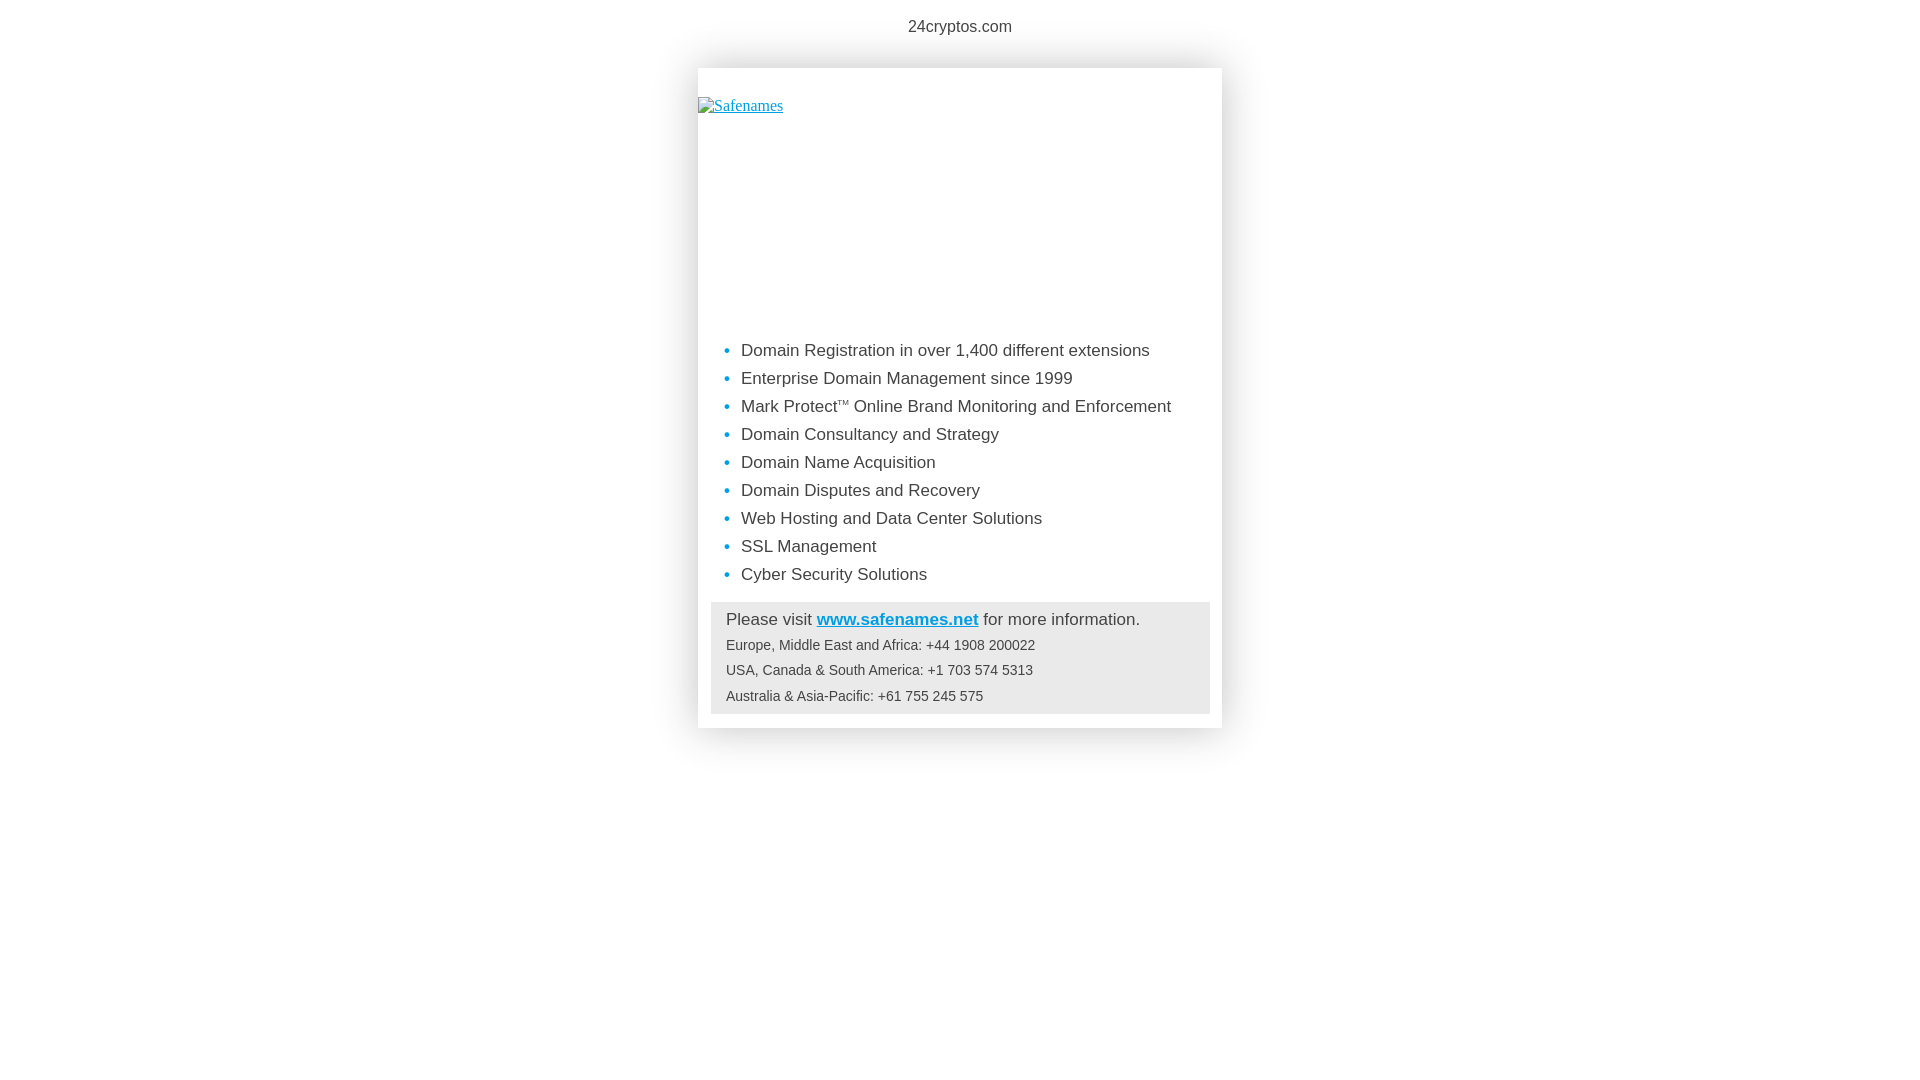 The width and height of the screenshot is (1920, 1080). What do you see at coordinates (896, 618) in the screenshot?
I see `'www.safenames.net'` at bounding box center [896, 618].